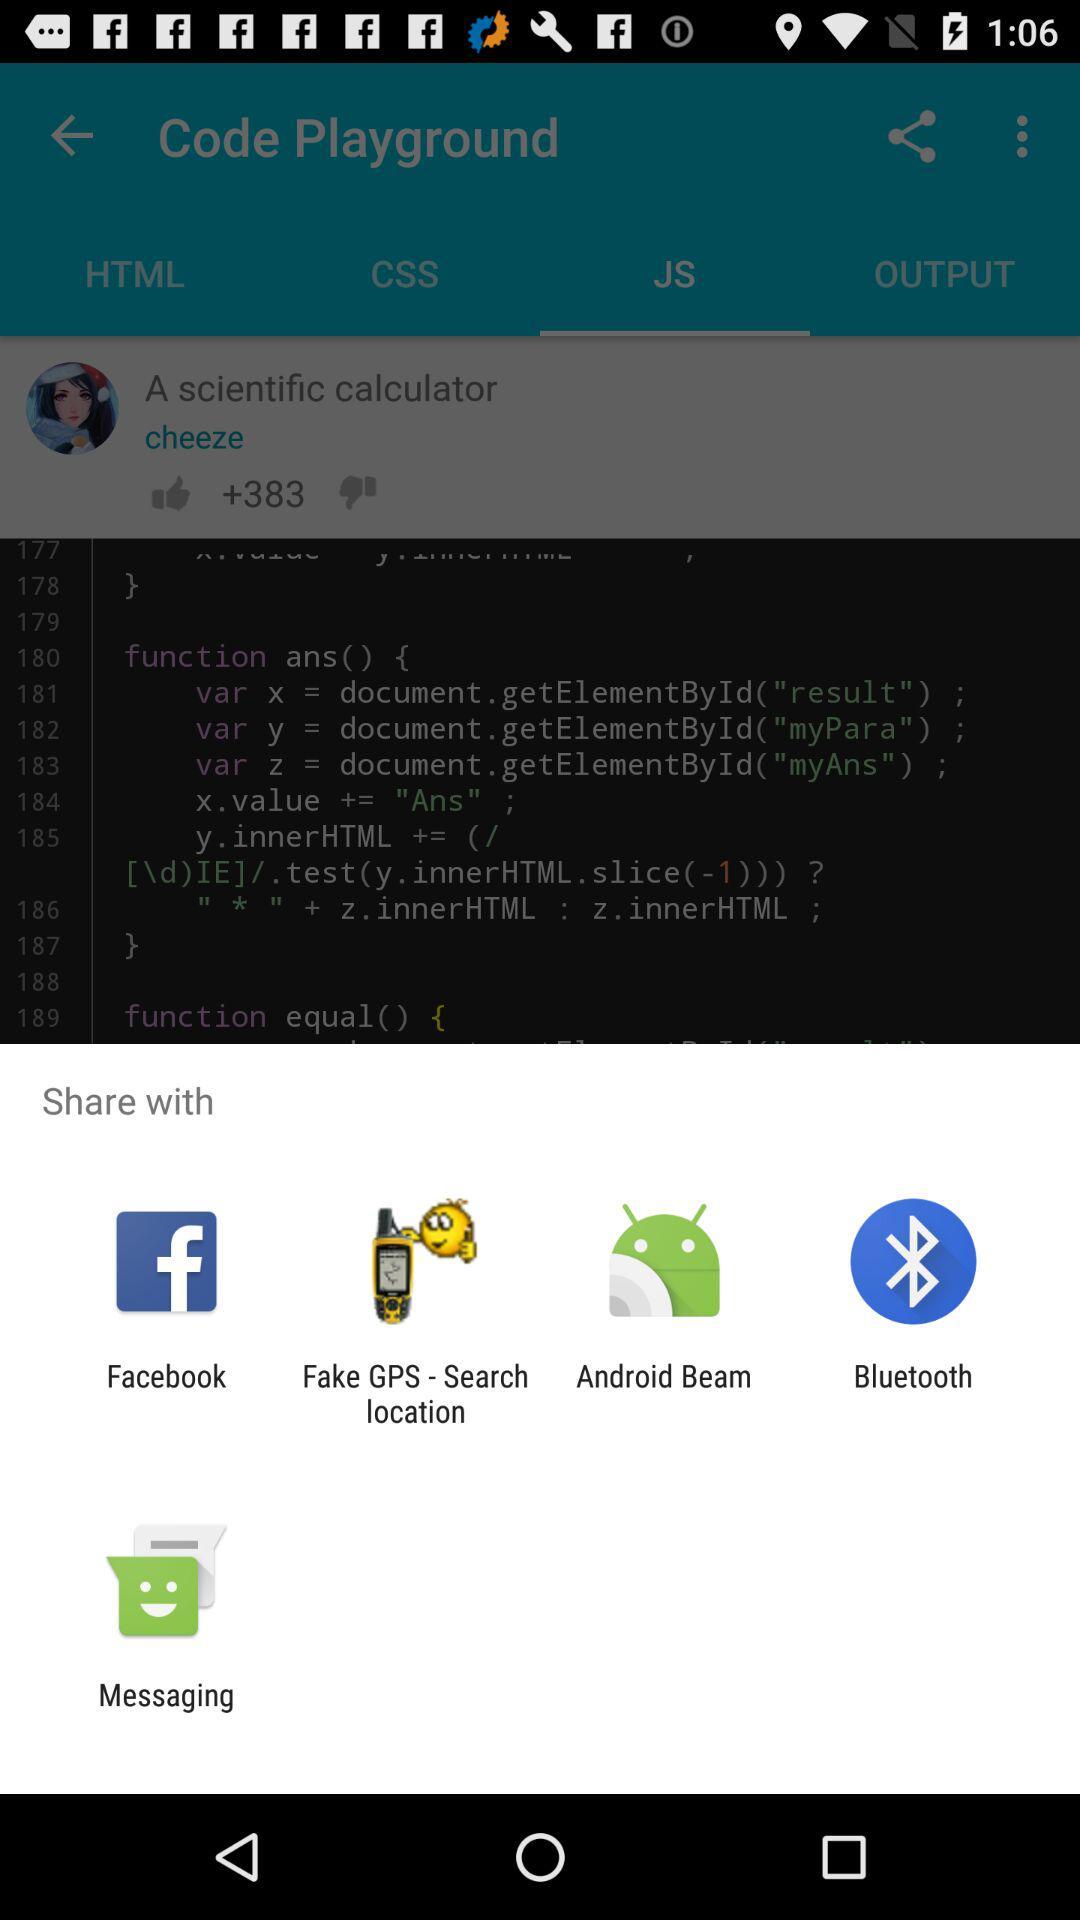  Describe the element at coordinates (414, 1392) in the screenshot. I see `fake gps search` at that location.